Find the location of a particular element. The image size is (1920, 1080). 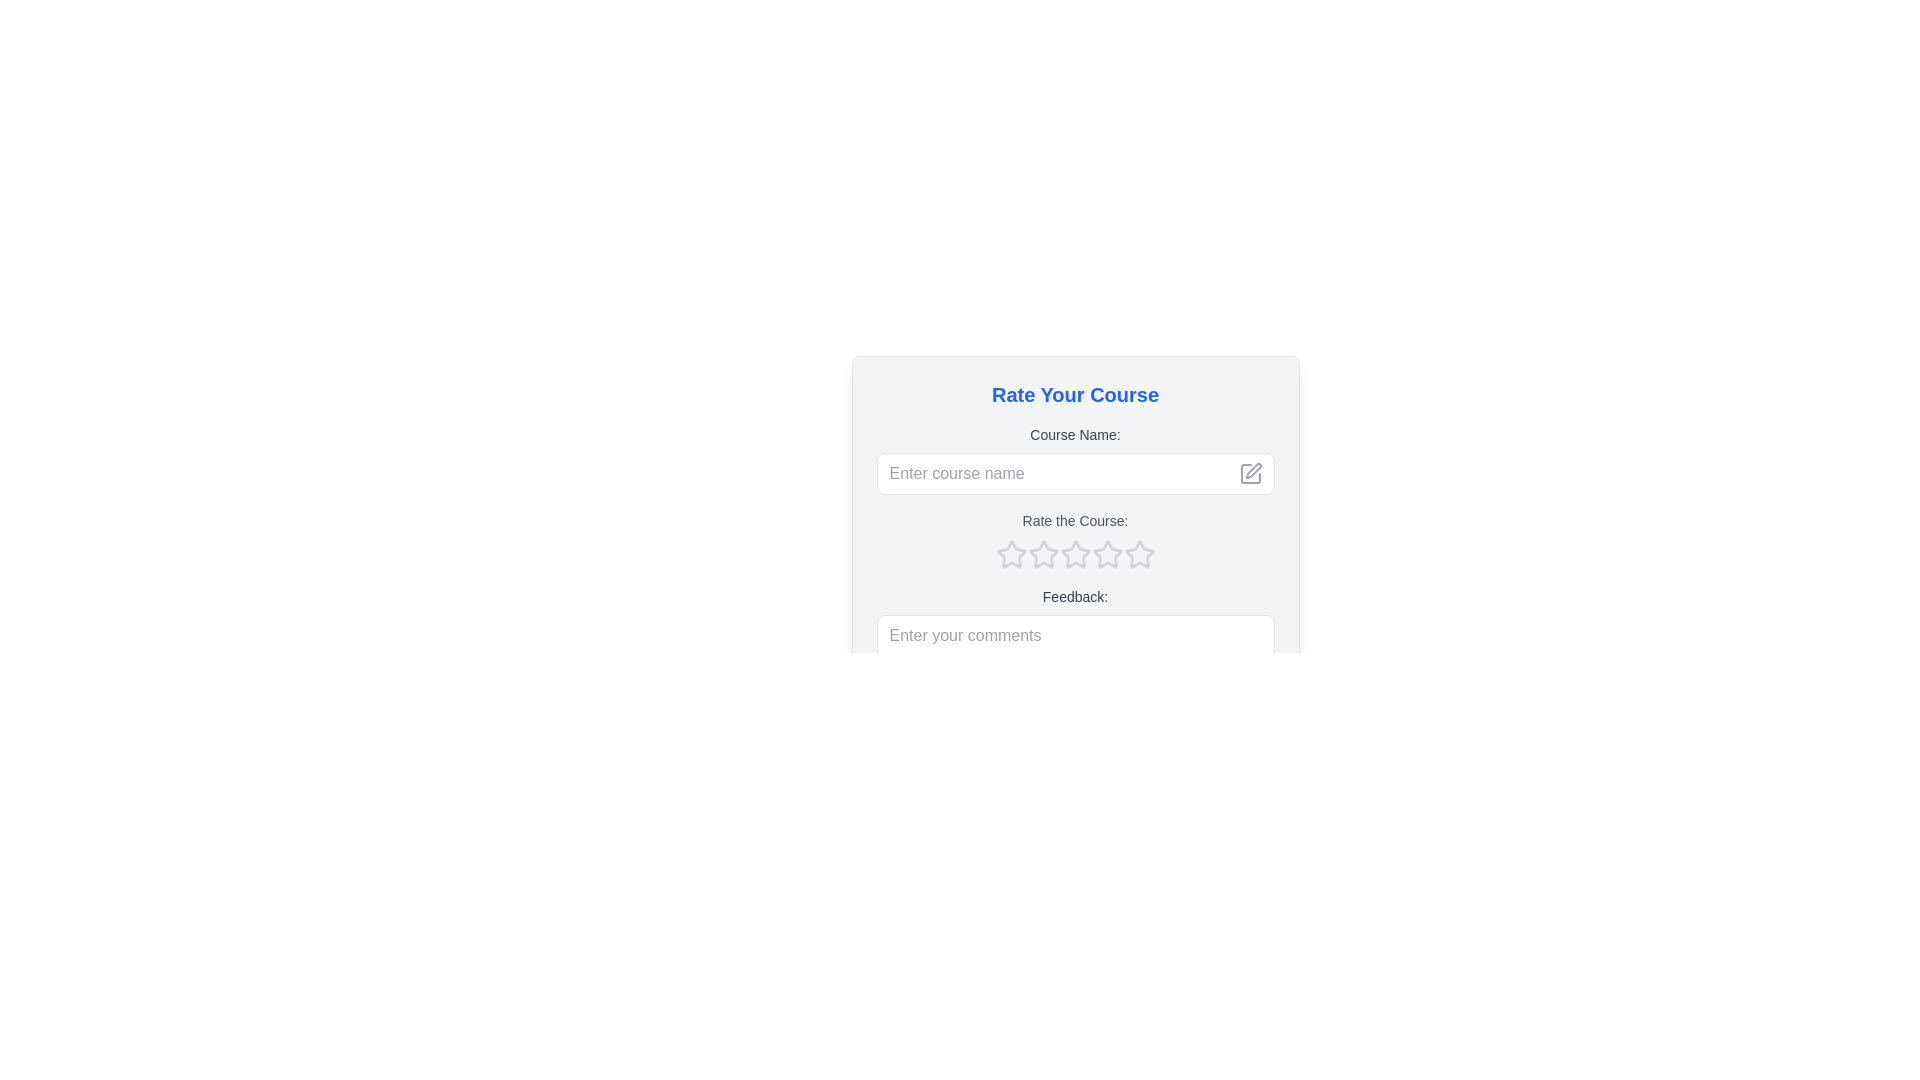

the fourth star in the rating component is located at coordinates (1139, 554).